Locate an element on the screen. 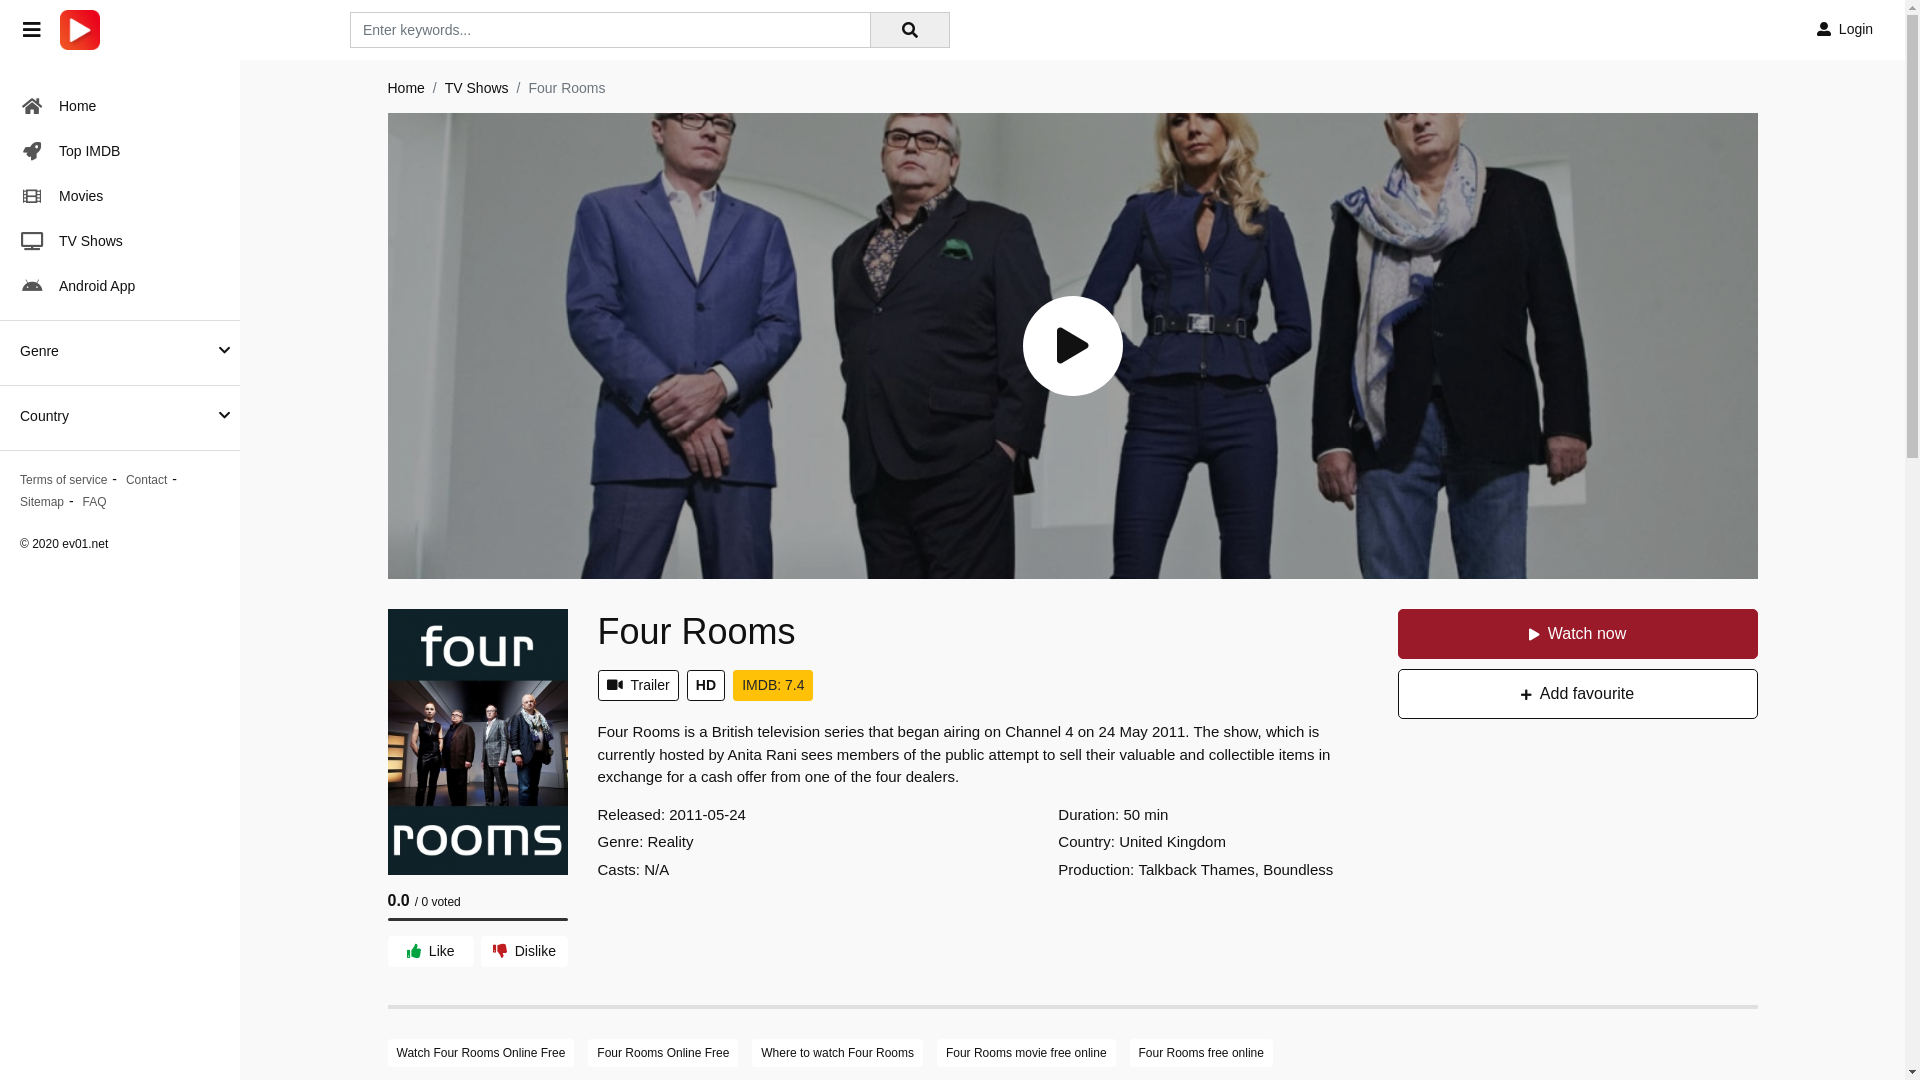 The image size is (1920, 1080). 'Login' is located at coordinates (1843, 30).